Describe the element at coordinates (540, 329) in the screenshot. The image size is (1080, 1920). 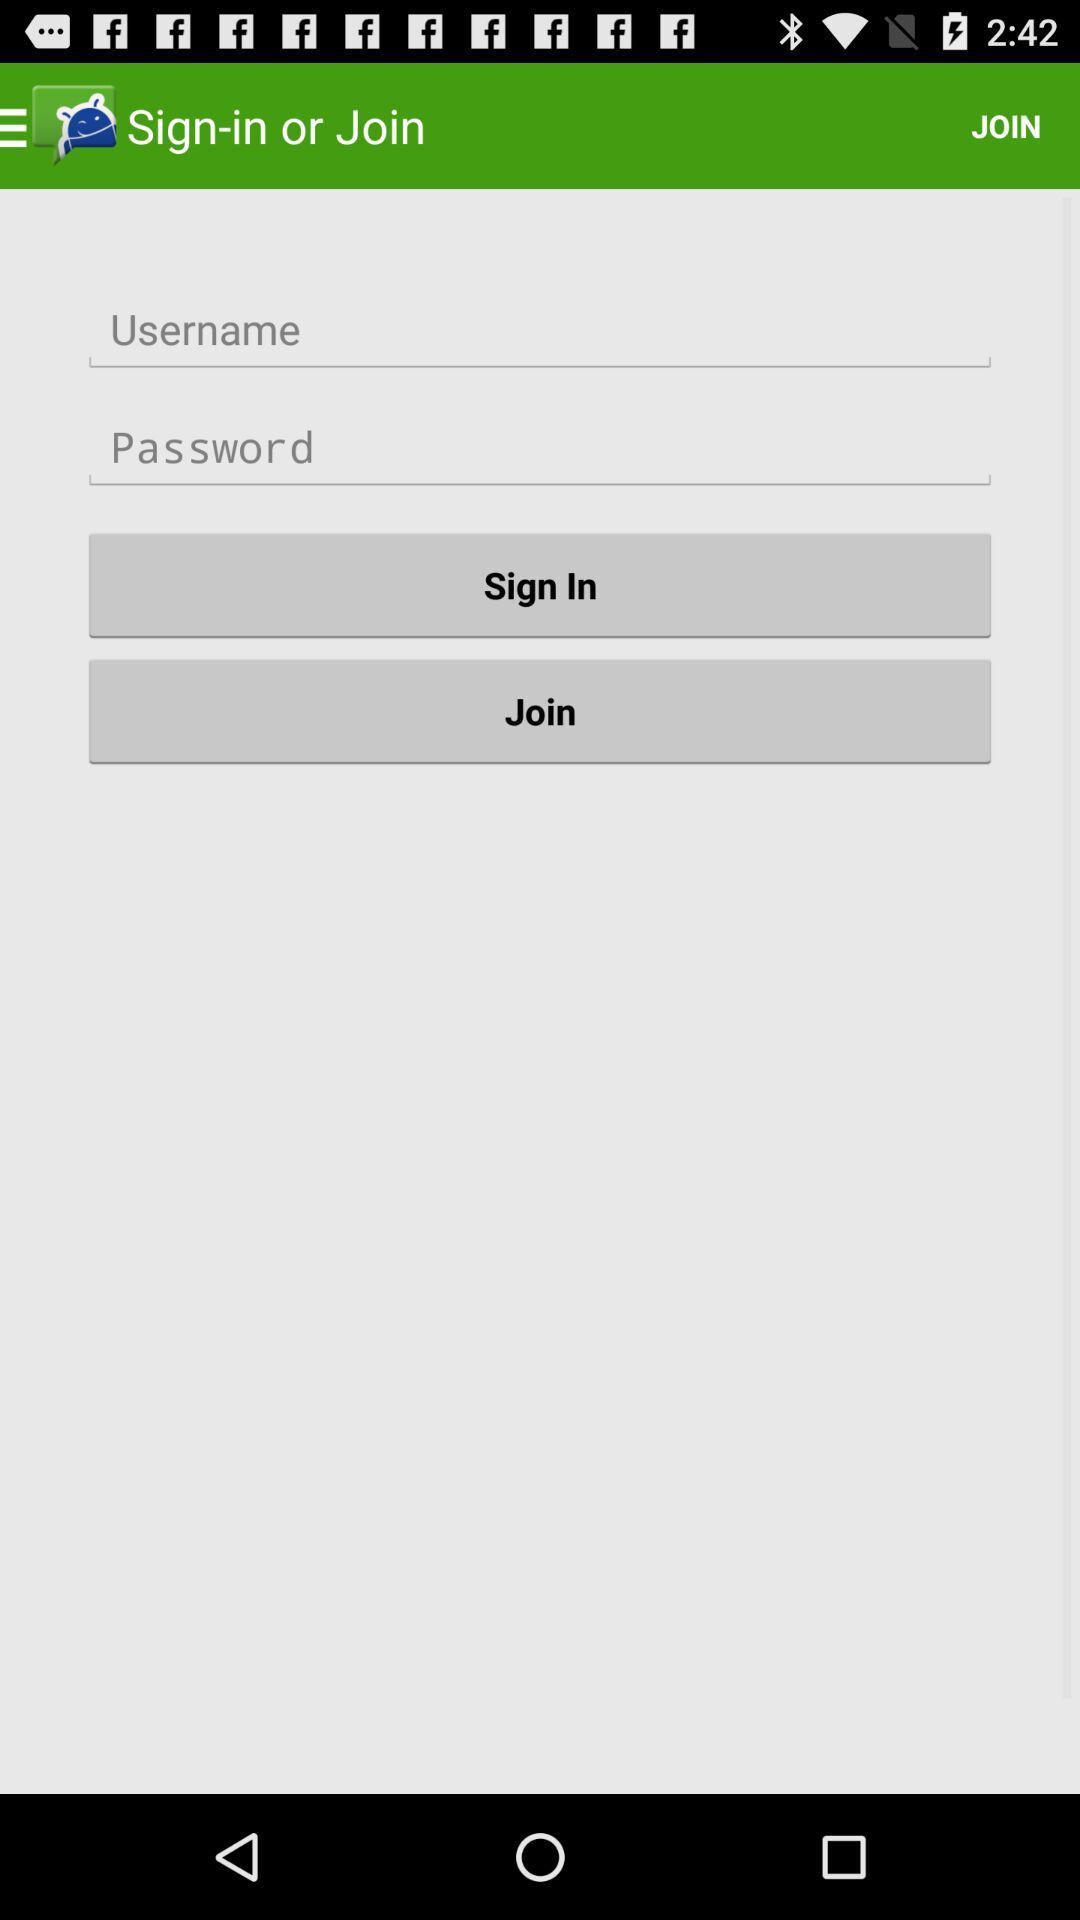
I see `username text box` at that location.